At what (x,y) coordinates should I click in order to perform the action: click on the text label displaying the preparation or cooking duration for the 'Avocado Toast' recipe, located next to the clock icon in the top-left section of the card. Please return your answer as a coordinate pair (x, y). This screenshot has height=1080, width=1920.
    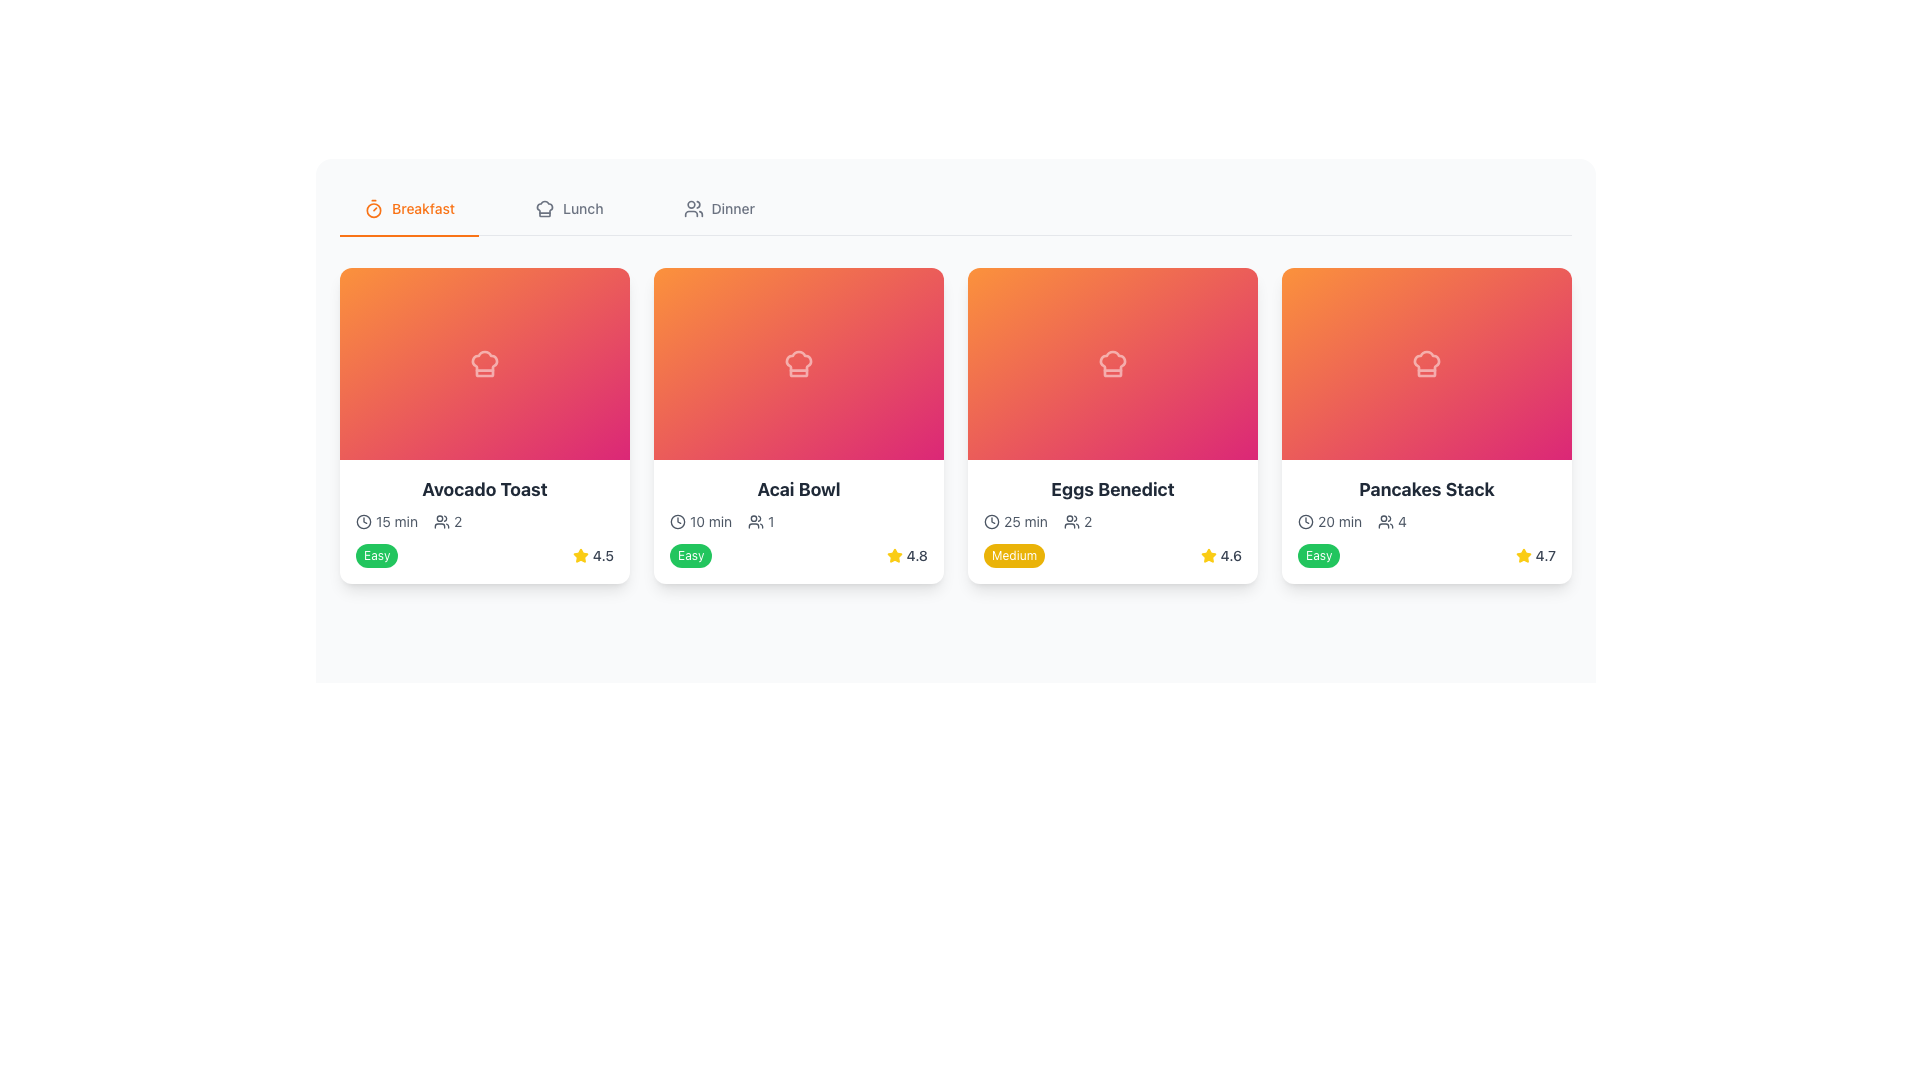
    Looking at the image, I should click on (397, 520).